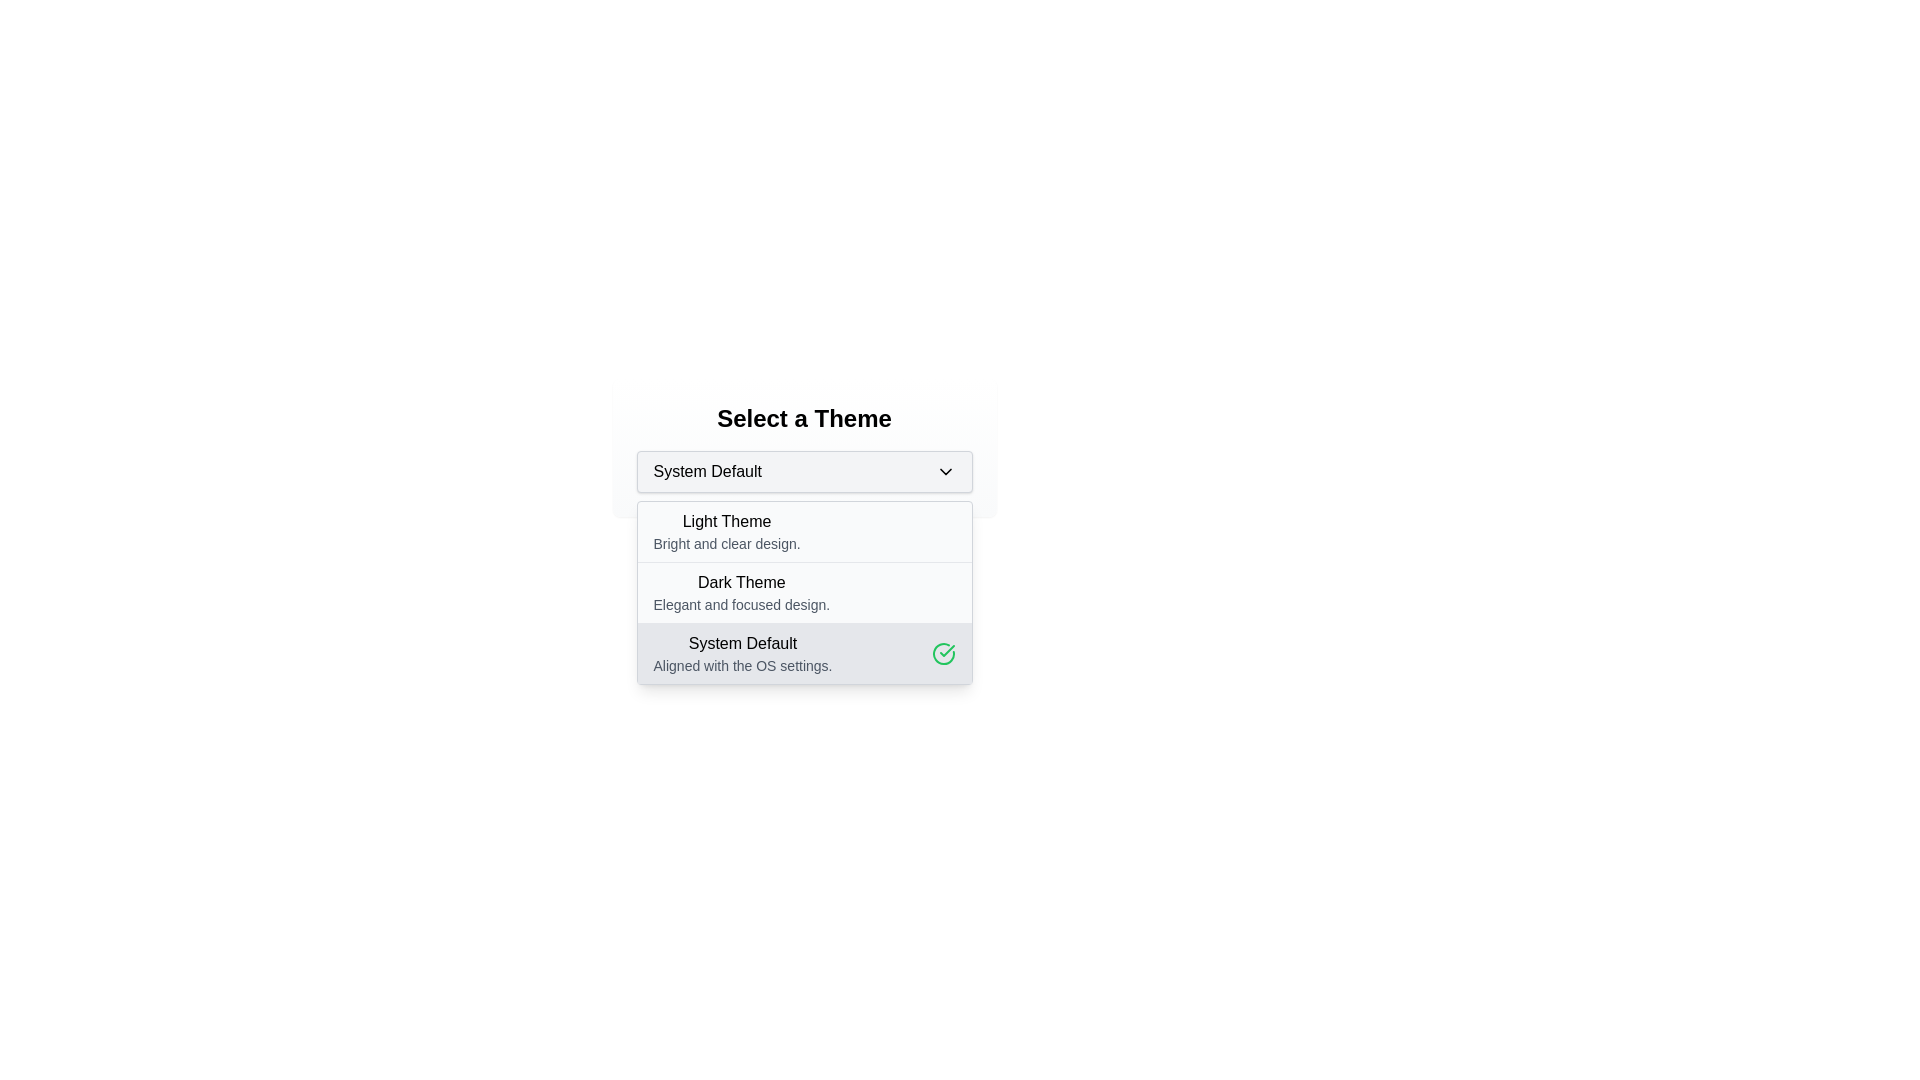 Image resolution: width=1920 pixels, height=1080 pixels. Describe the element at coordinates (942, 654) in the screenshot. I see `the green stroke circular fragment of the SVG icon depicting a partial arc located beside the 'System Default' option in the theme selection dropdown` at that location.